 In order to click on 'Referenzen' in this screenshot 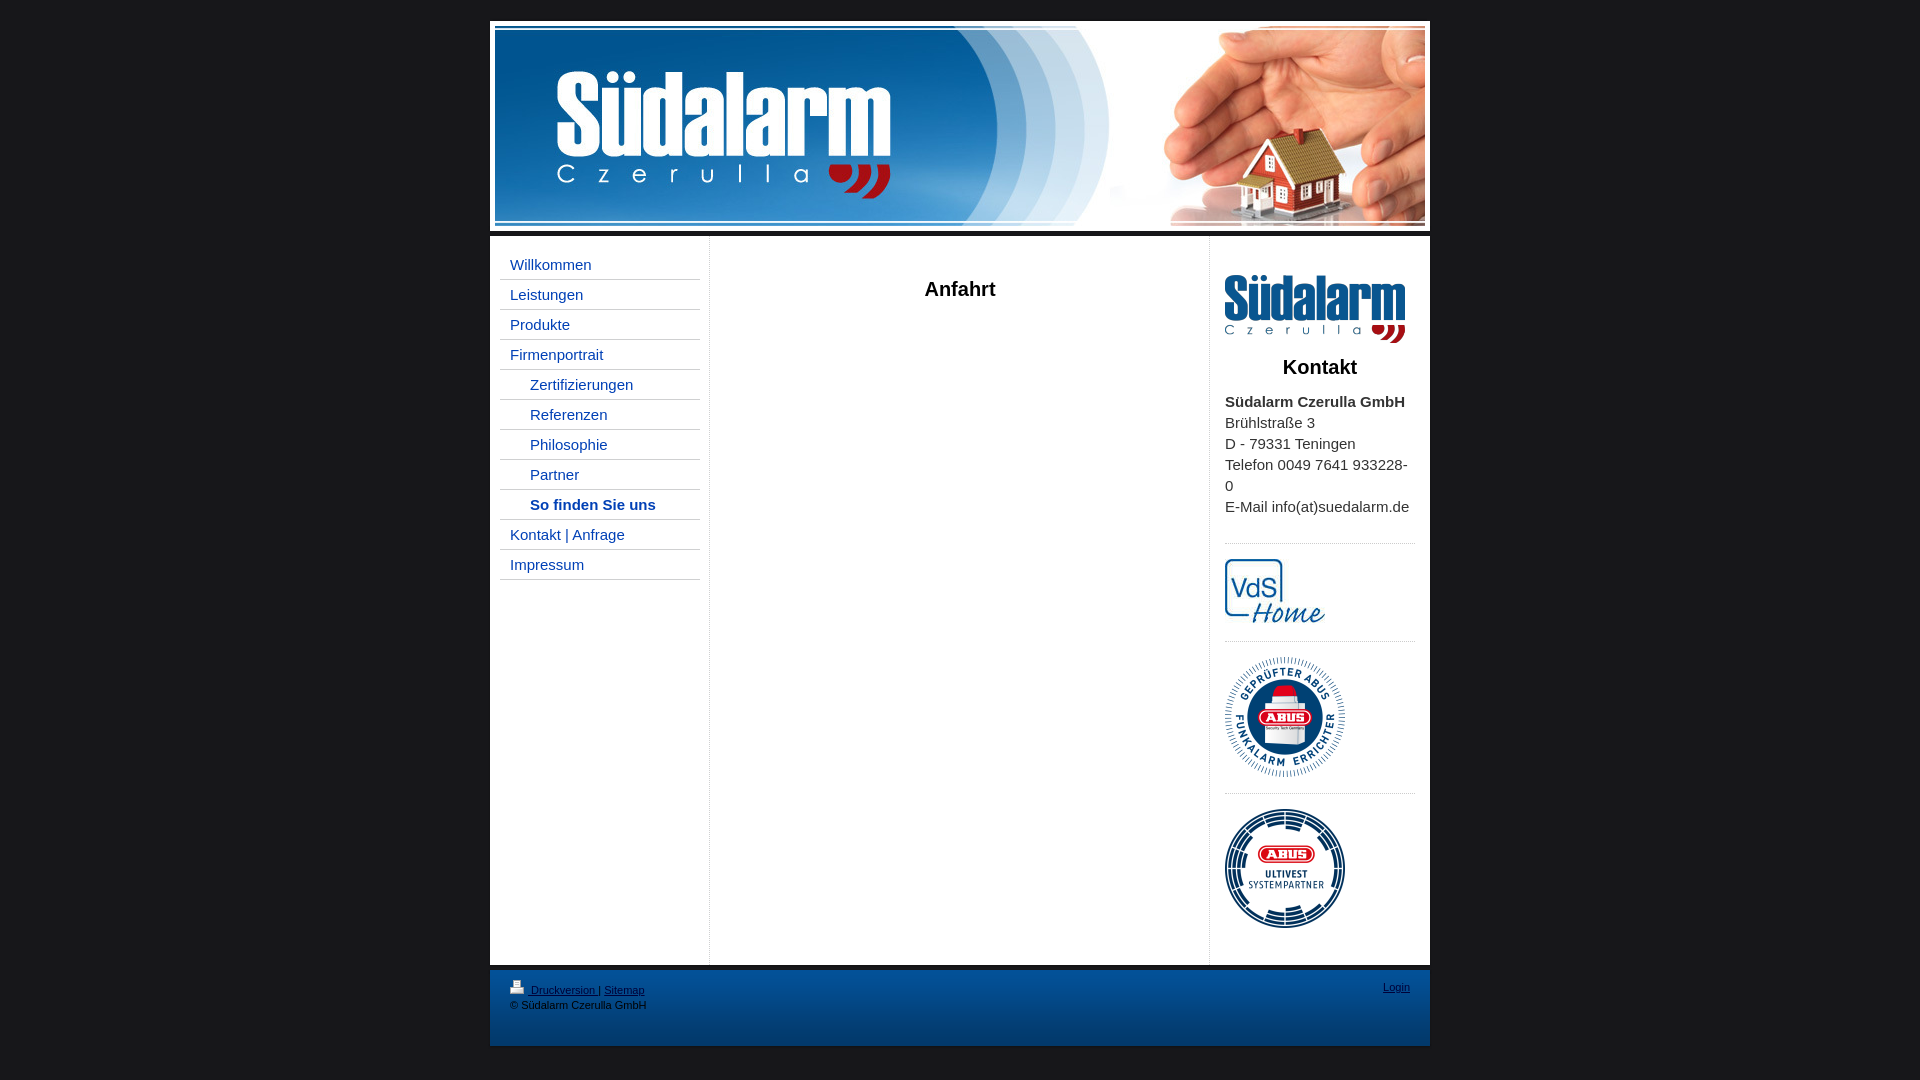, I will do `click(599, 414)`.